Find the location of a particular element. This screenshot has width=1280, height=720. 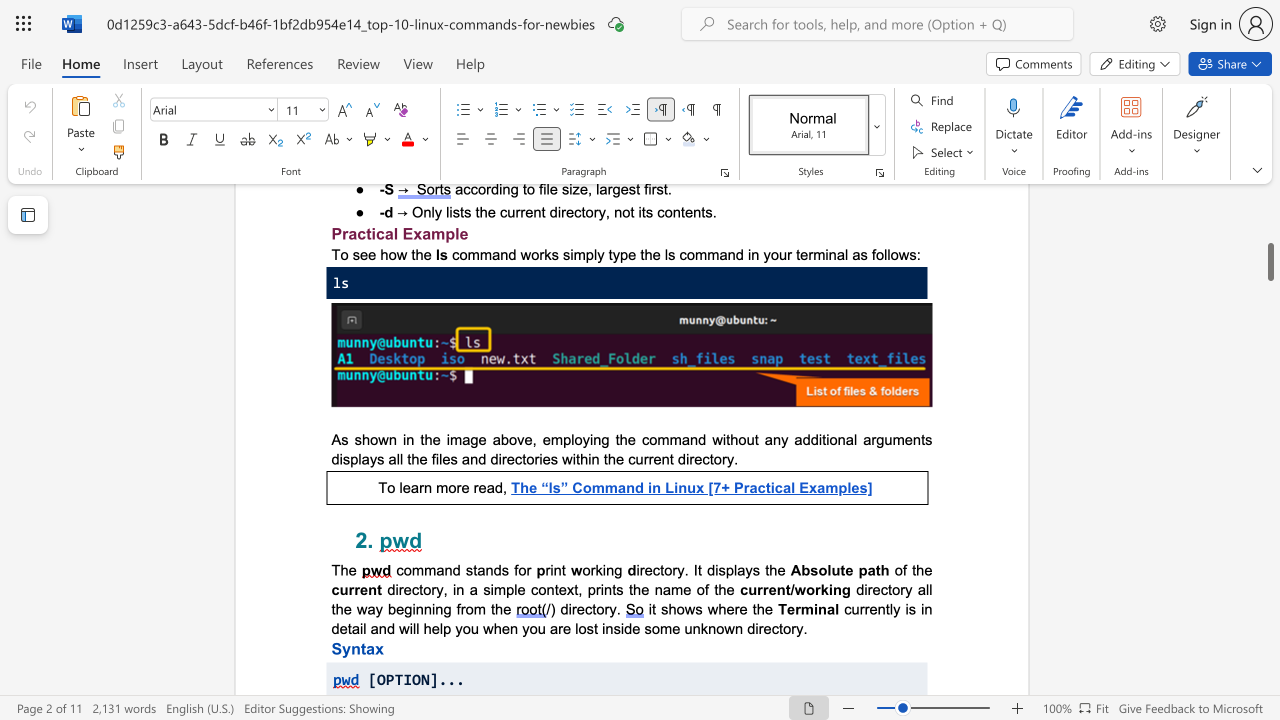

the subset text "It displays the" within the text "irectory. It displays the" is located at coordinates (693, 570).